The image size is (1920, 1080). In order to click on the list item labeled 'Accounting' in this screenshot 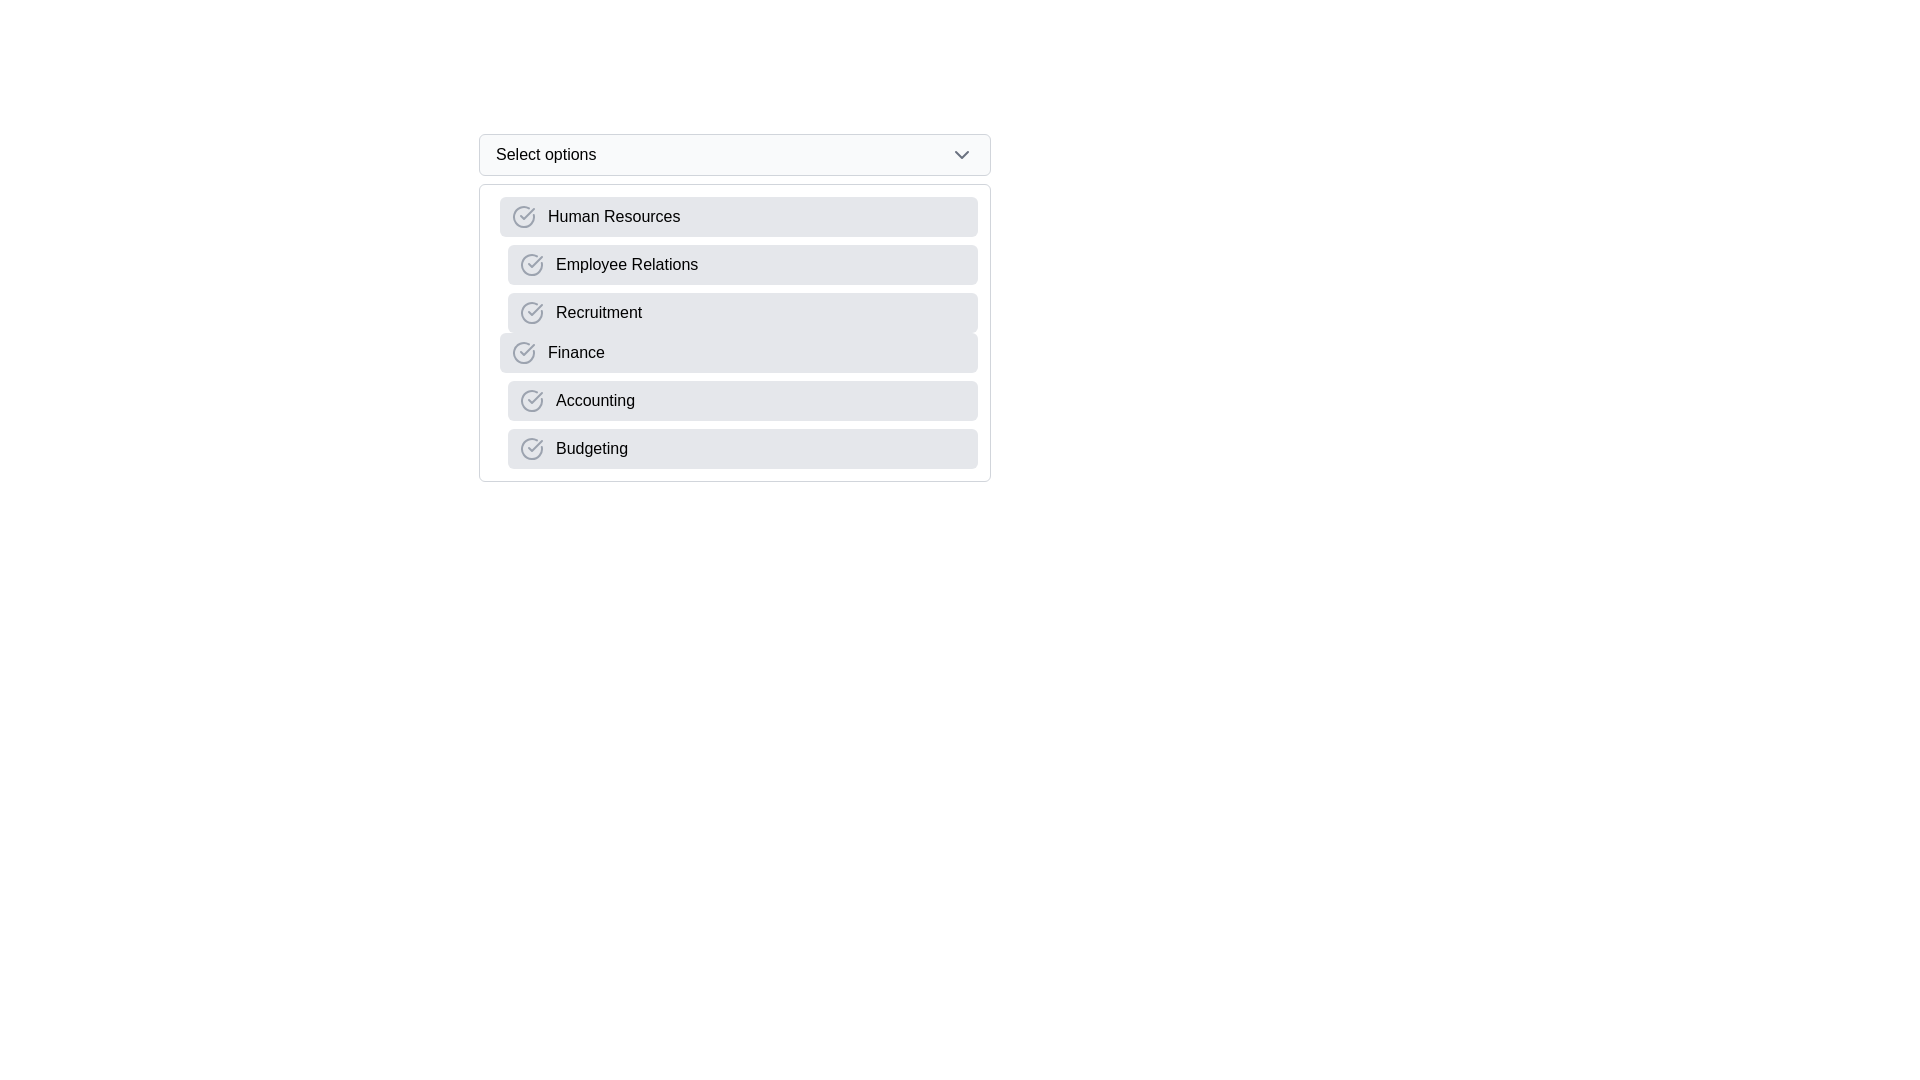, I will do `click(742, 401)`.